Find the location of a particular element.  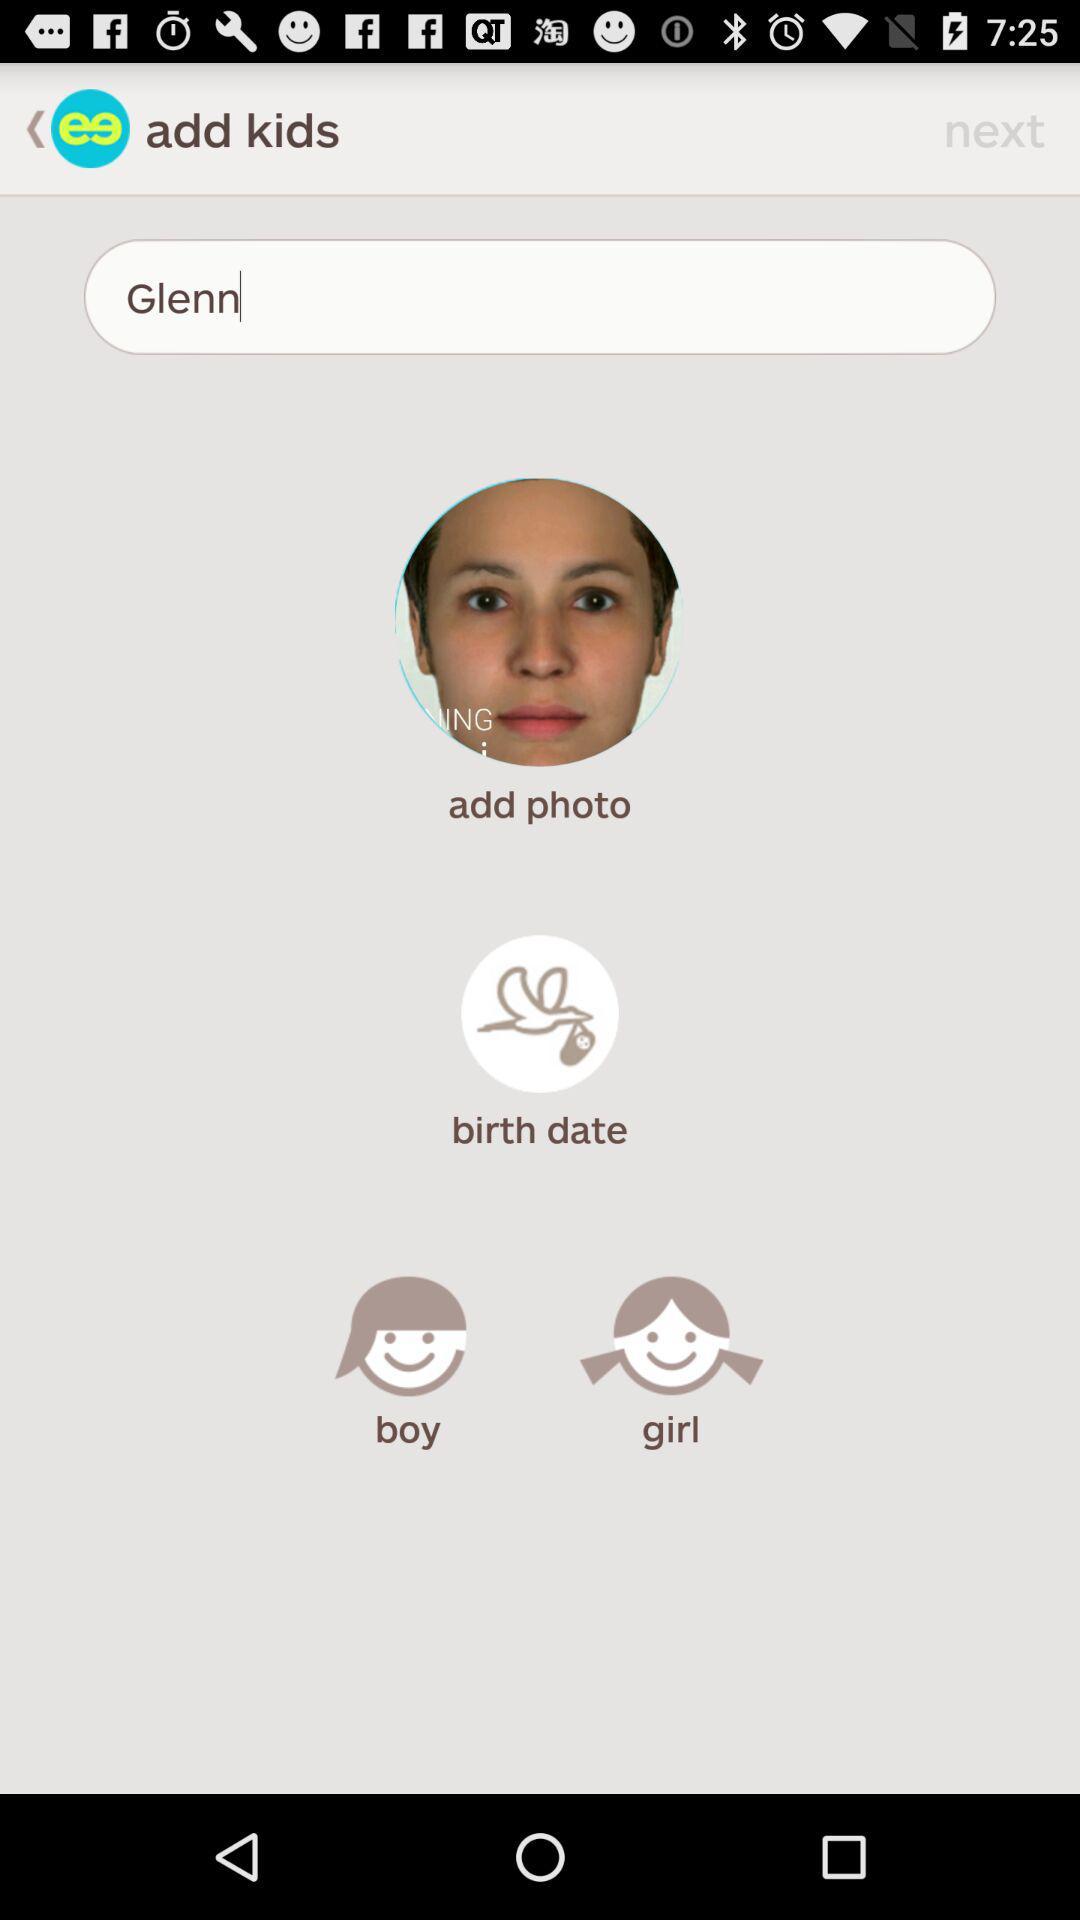

go back is located at coordinates (90, 127).